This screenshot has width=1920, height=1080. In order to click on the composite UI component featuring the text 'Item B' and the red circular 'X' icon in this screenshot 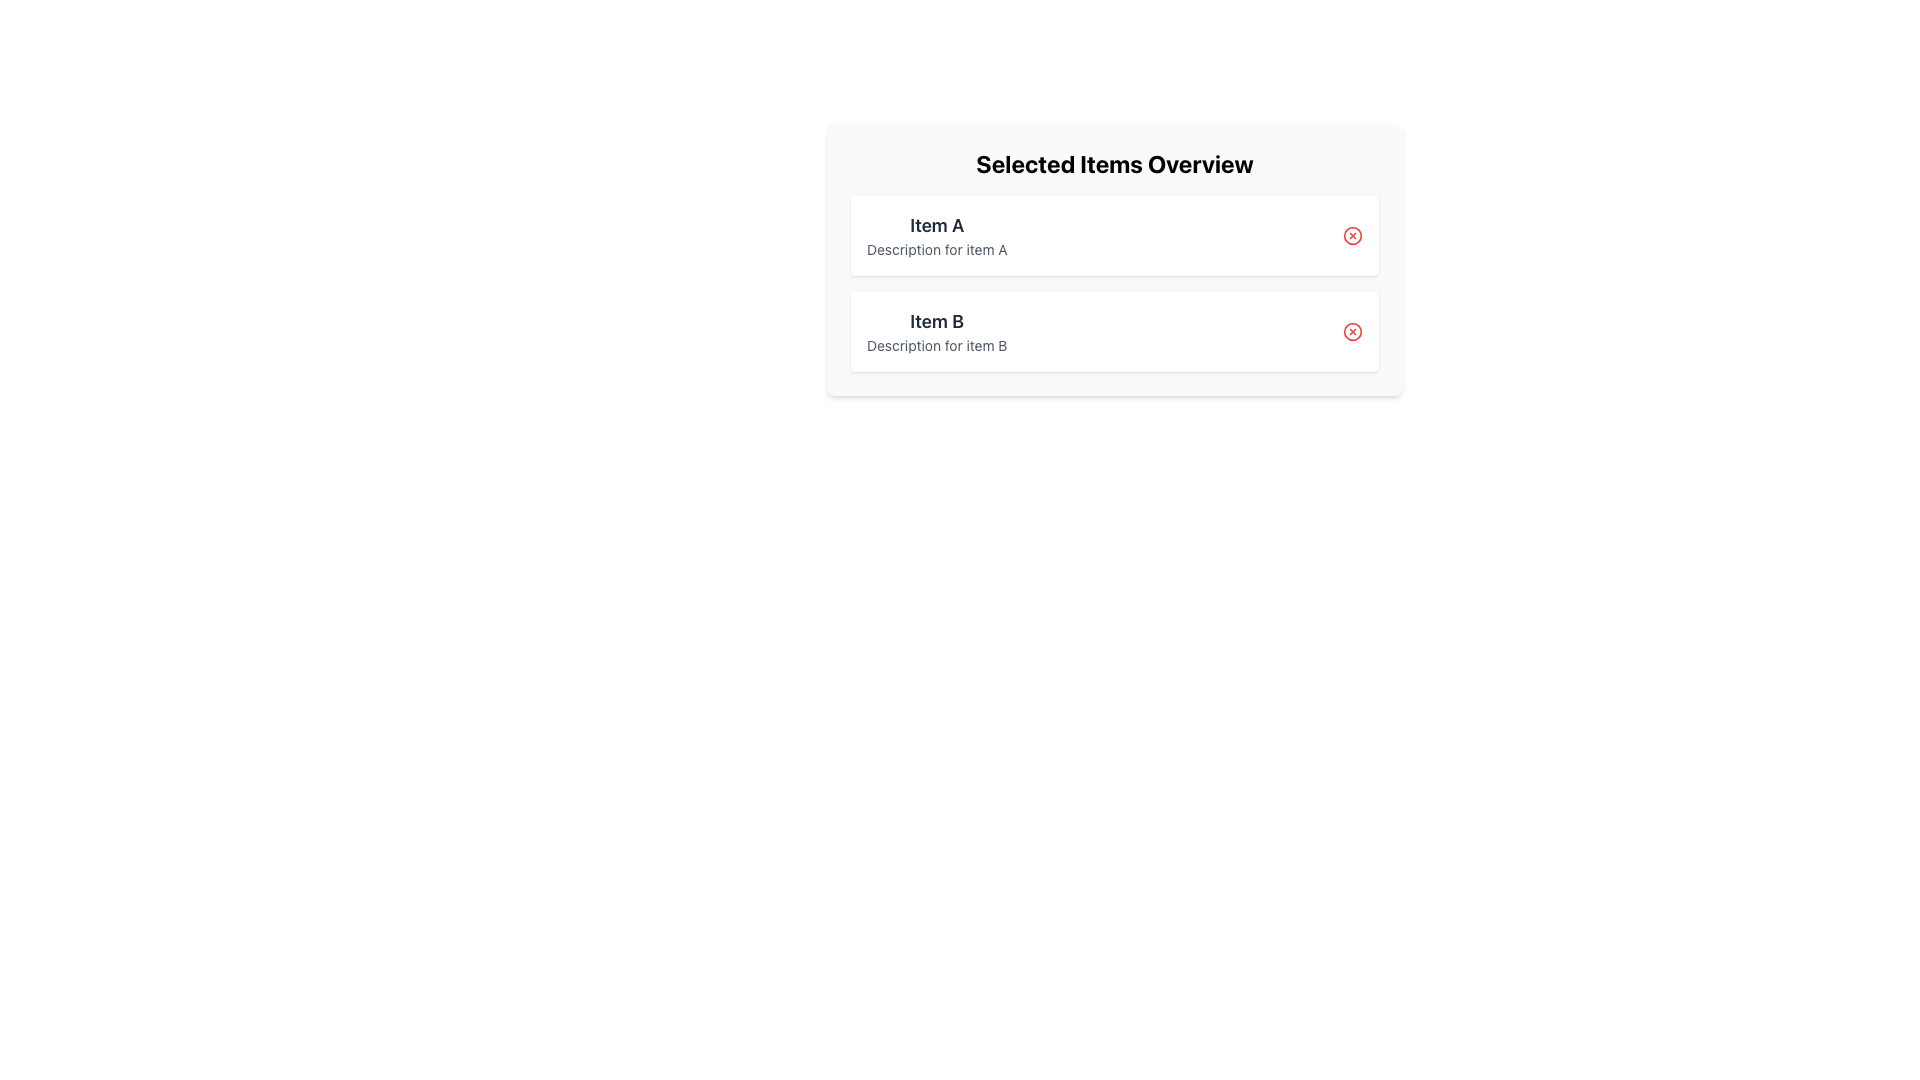, I will do `click(1113, 330)`.